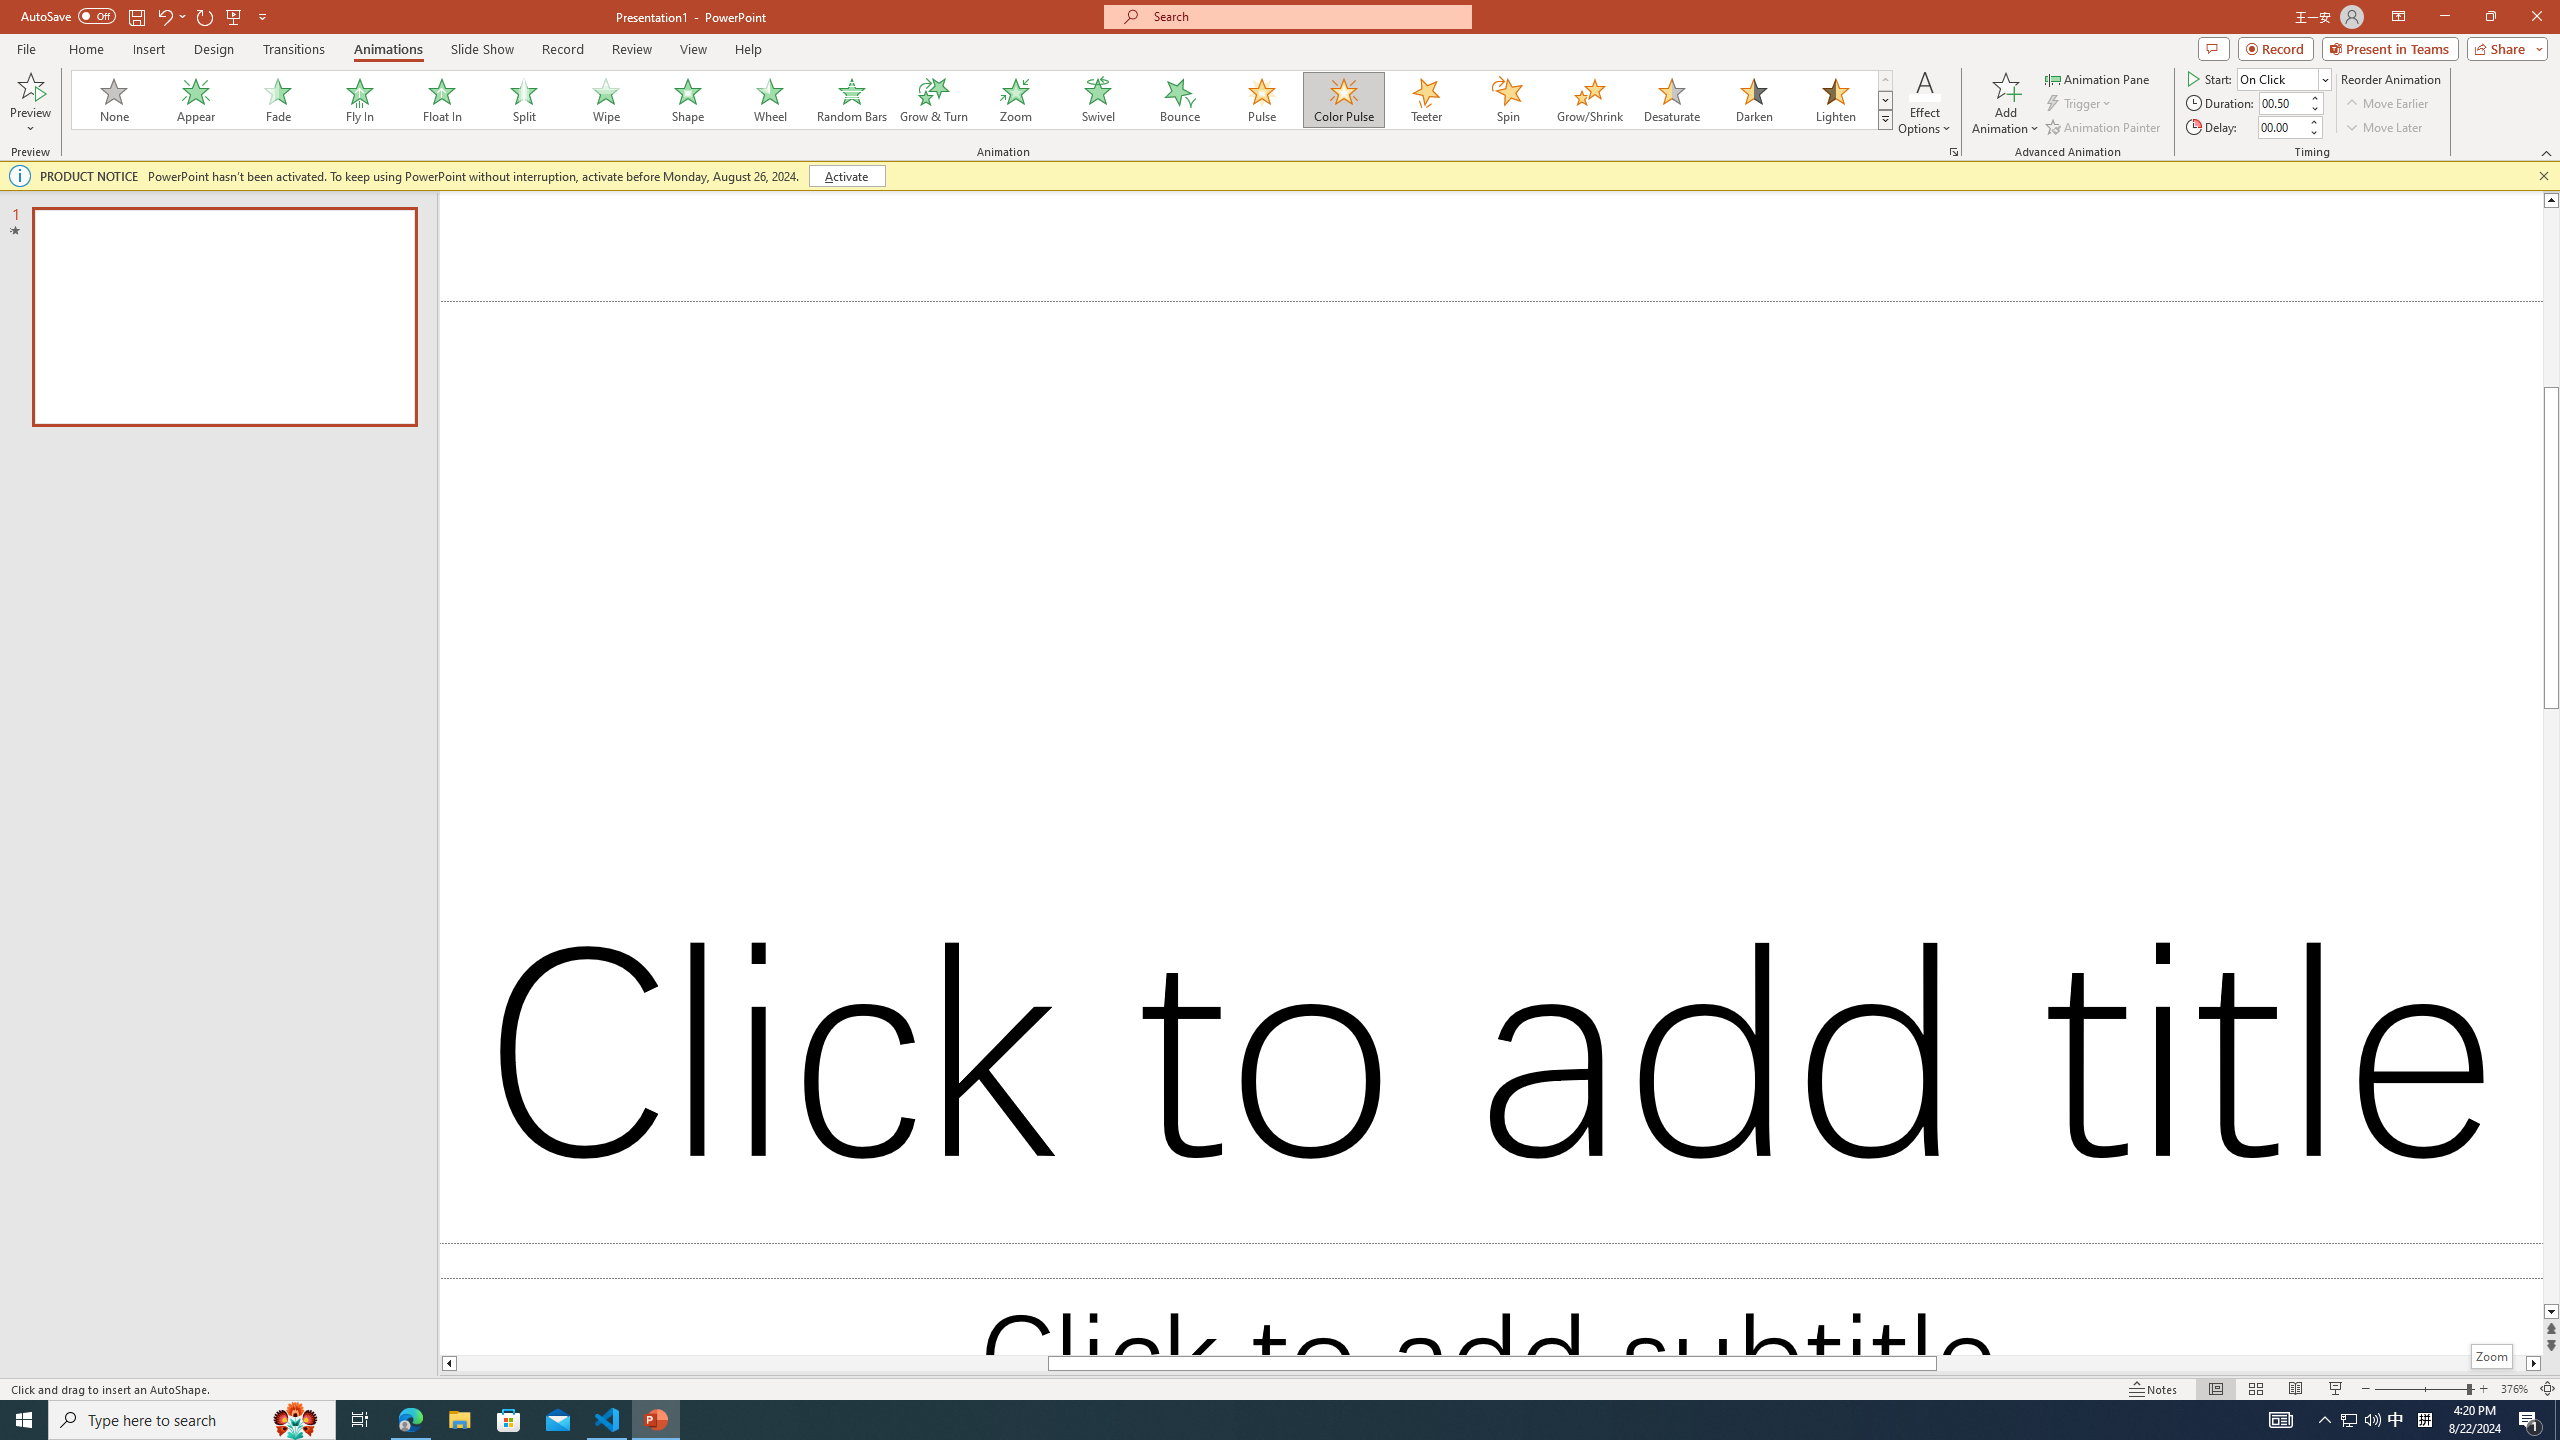  What do you see at coordinates (2543, 175) in the screenshot?
I see `'Close this message'` at bounding box center [2543, 175].